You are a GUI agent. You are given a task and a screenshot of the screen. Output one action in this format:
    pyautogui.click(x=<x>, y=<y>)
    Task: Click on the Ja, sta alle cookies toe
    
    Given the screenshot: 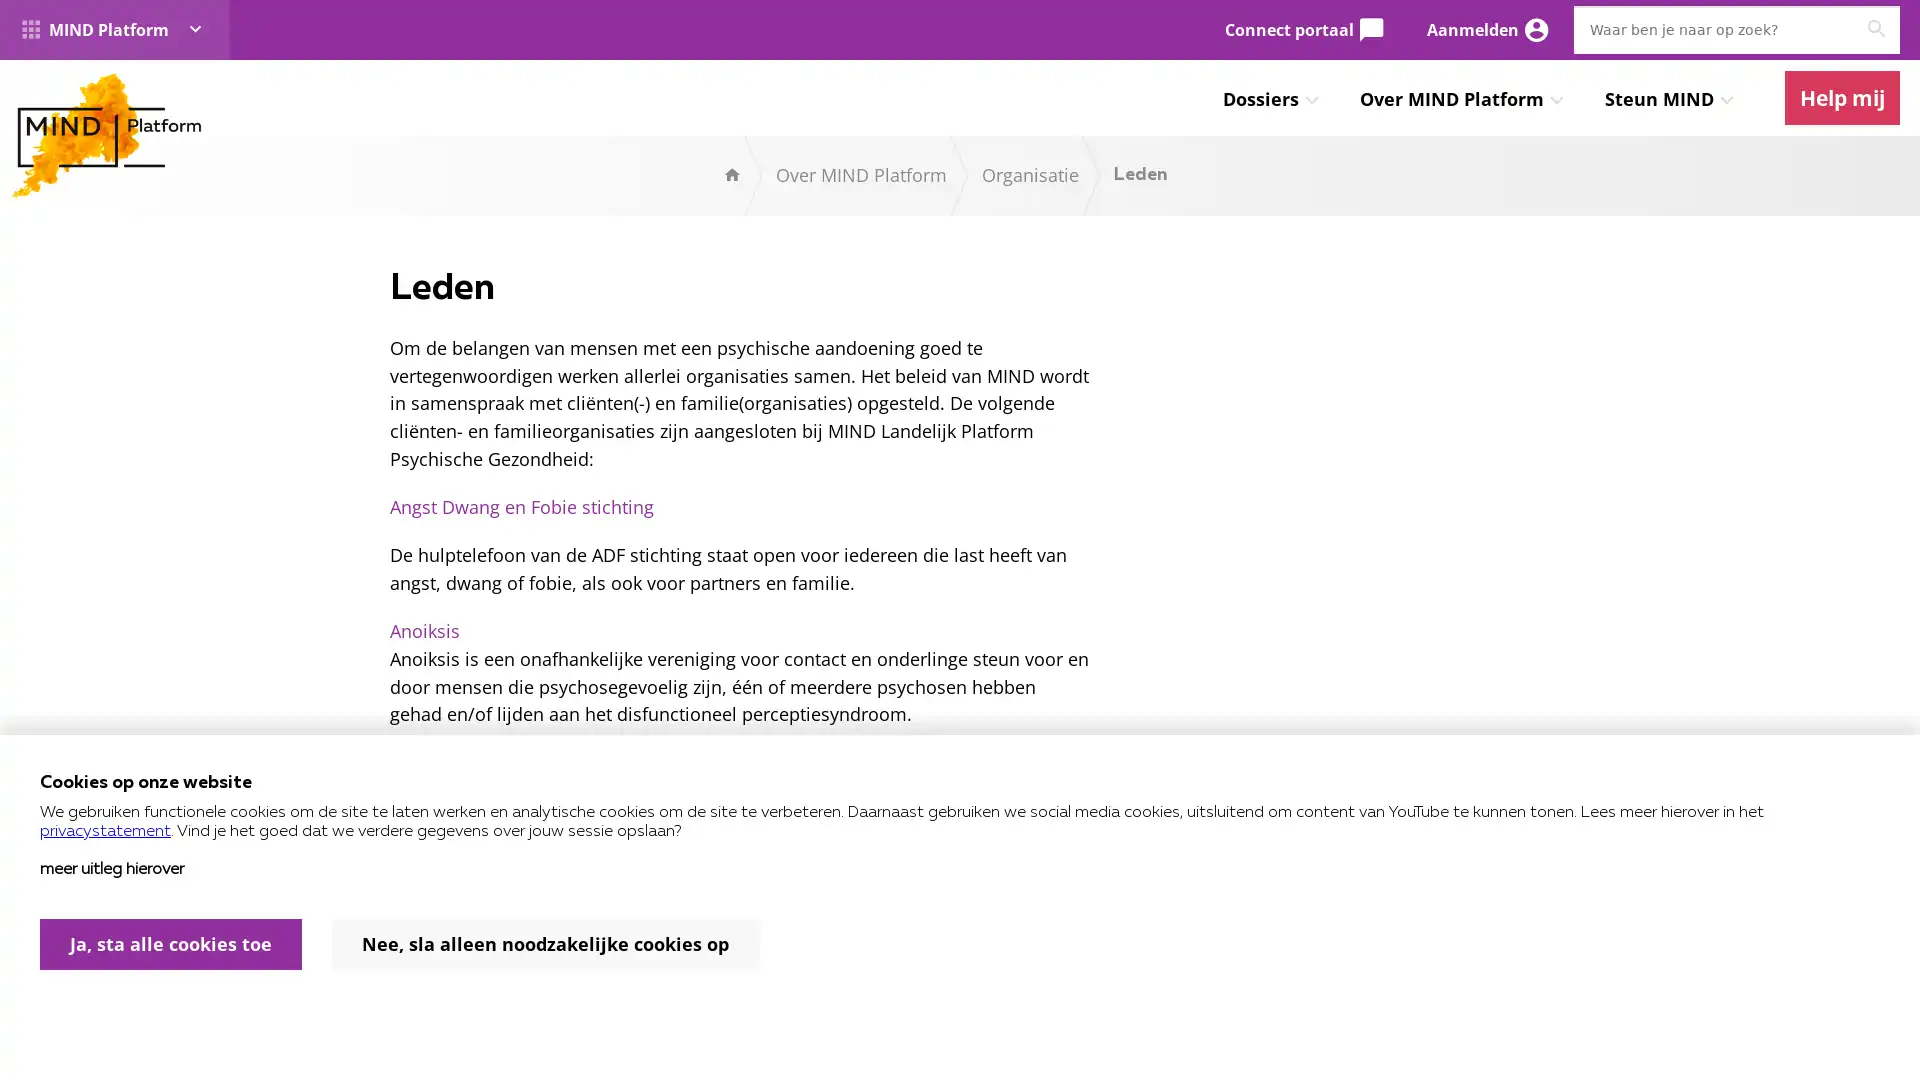 What is the action you would take?
    pyautogui.click(x=171, y=944)
    